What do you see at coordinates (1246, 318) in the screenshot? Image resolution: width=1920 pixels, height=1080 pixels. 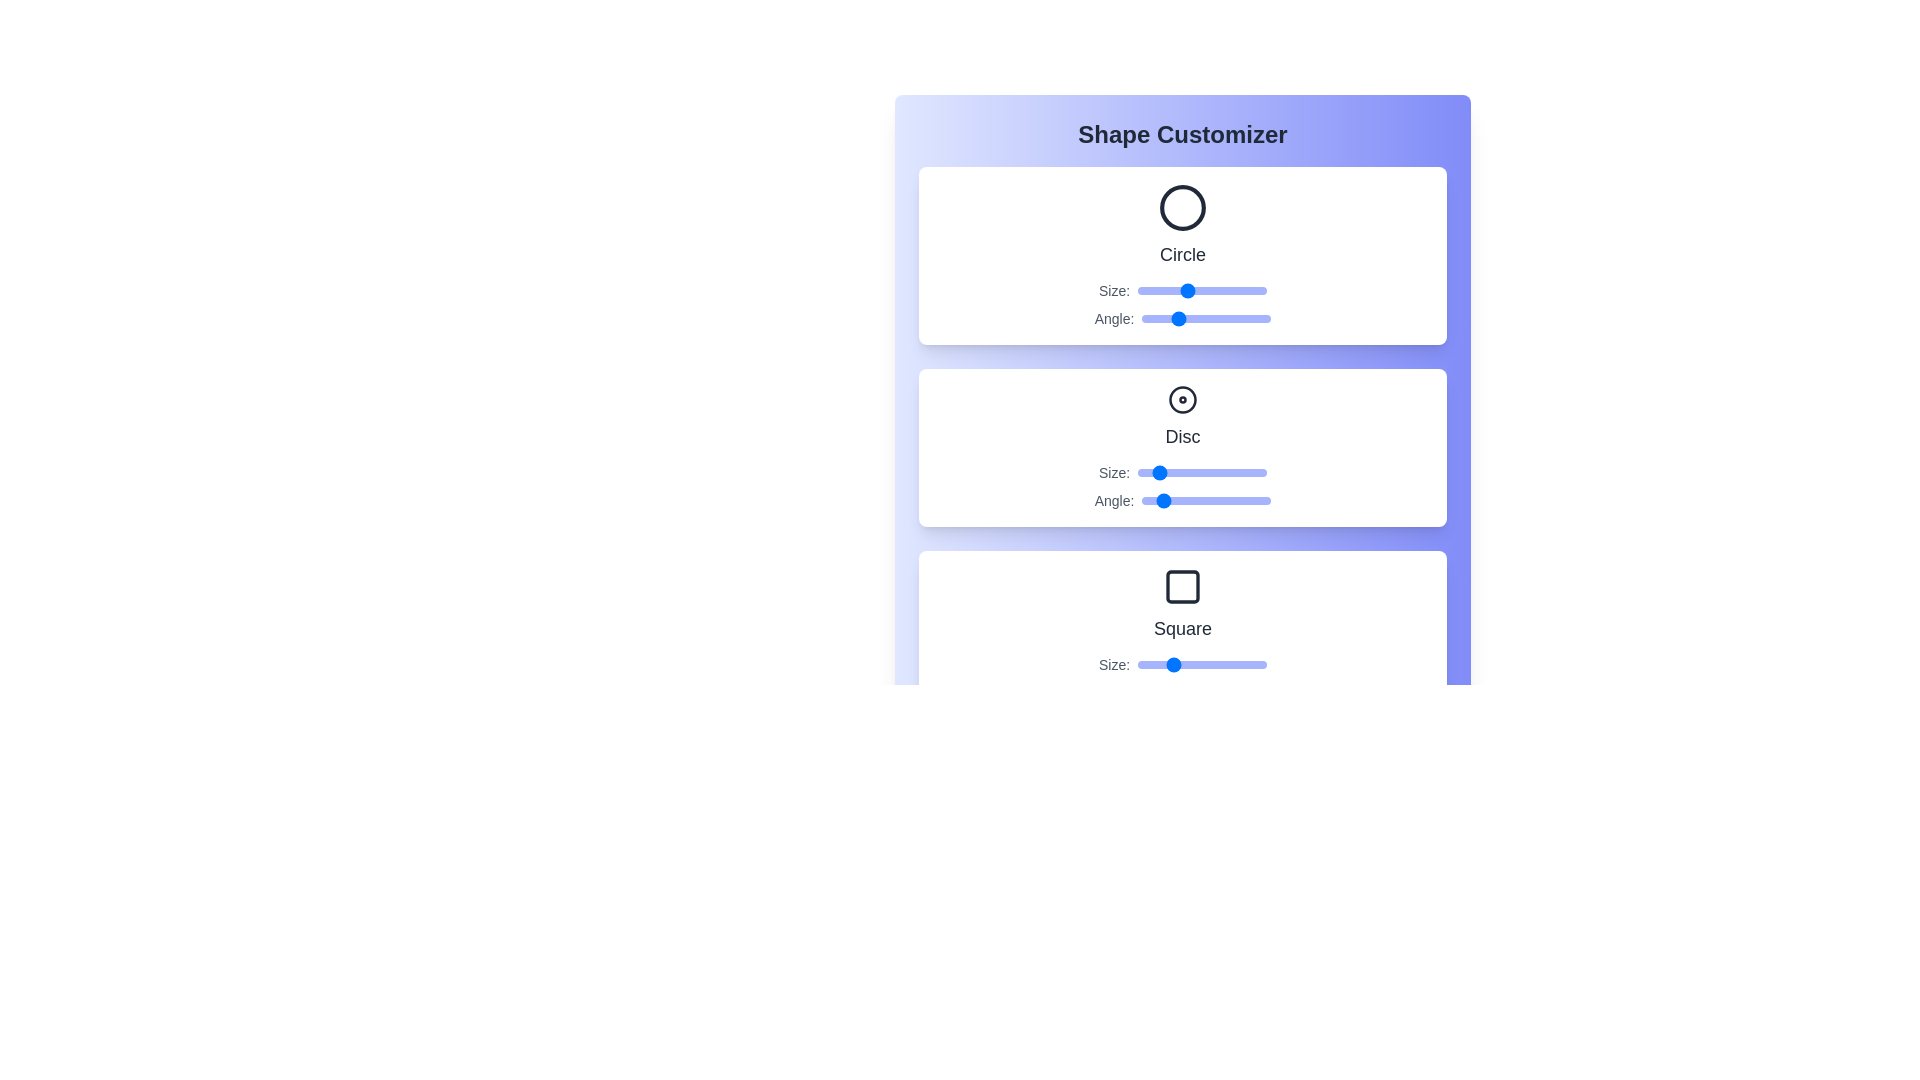 I see `the Circle's angle slider to 294 degrees` at bounding box center [1246, 318].